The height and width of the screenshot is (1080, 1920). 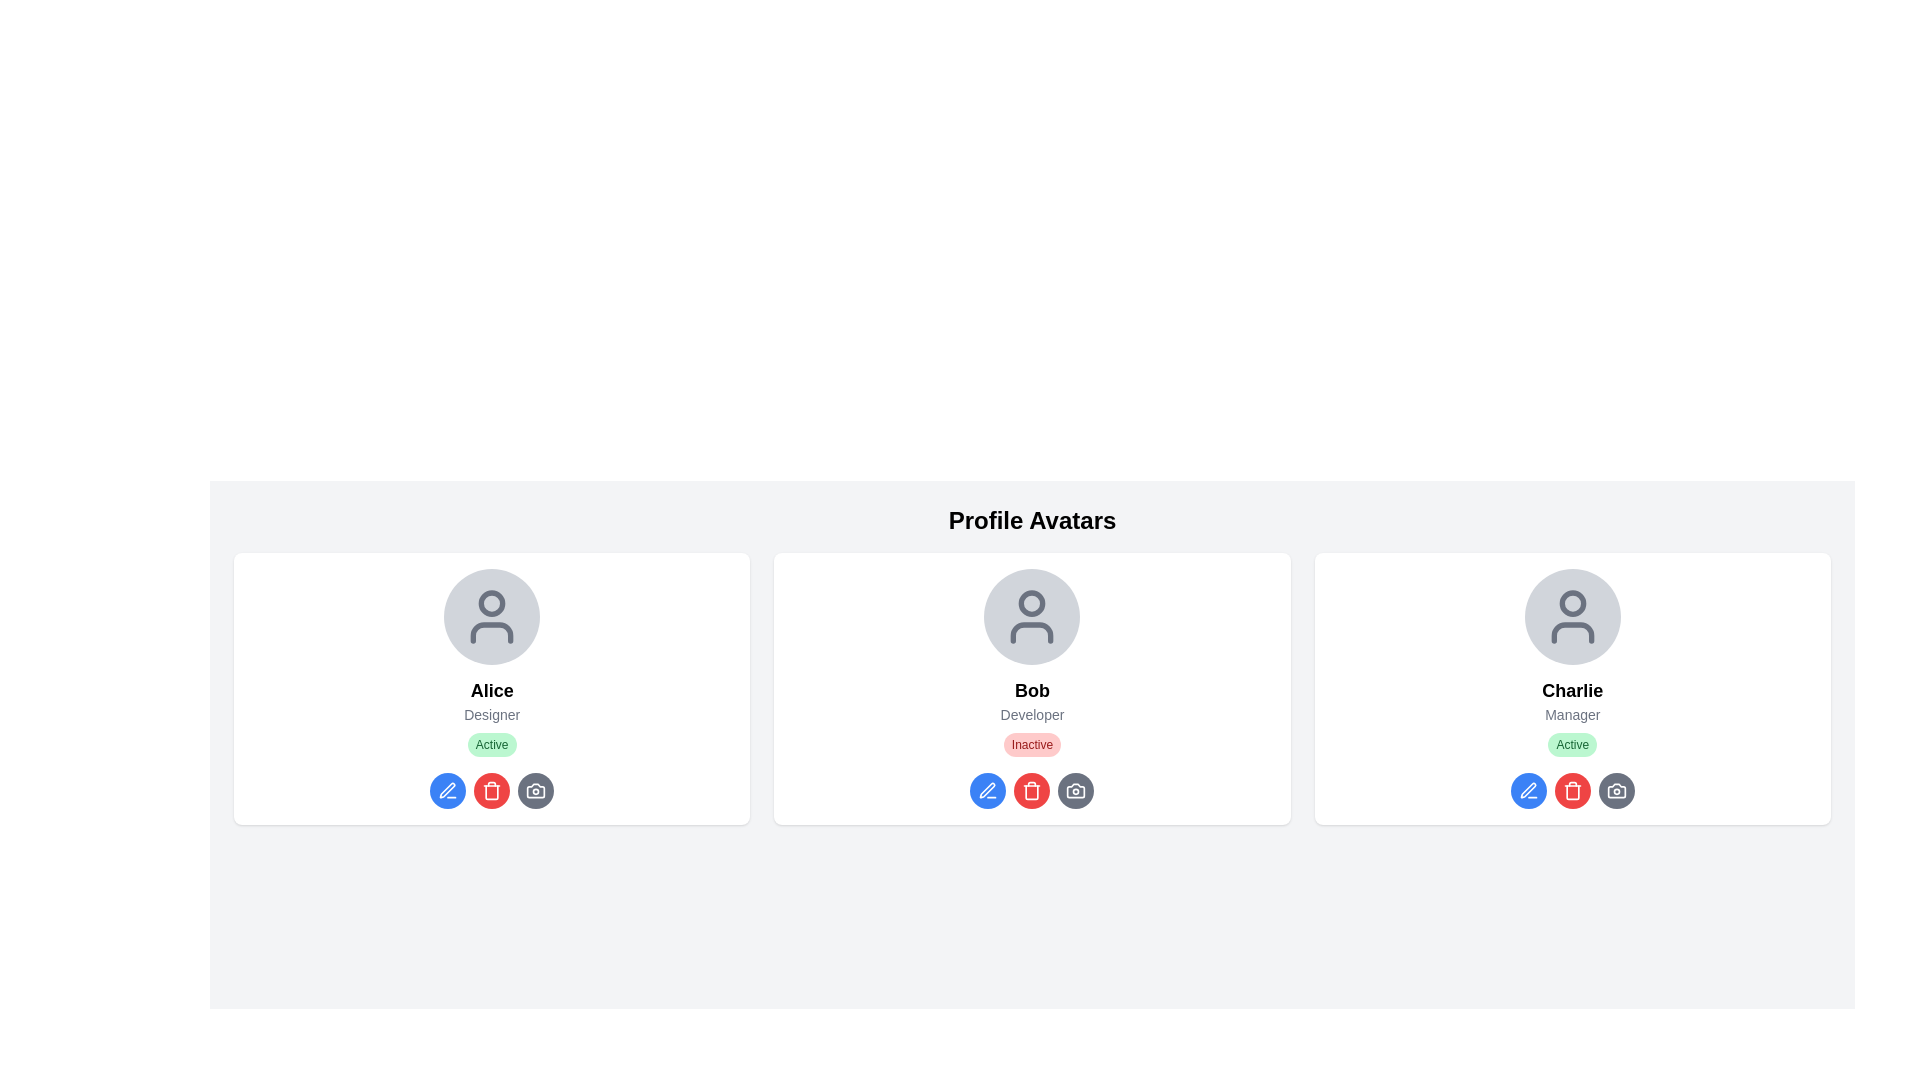 I want to click on text header that serves as the title for the section containing profile cards, positioned at the top of the grid layout, so click(x=1032, y=519).